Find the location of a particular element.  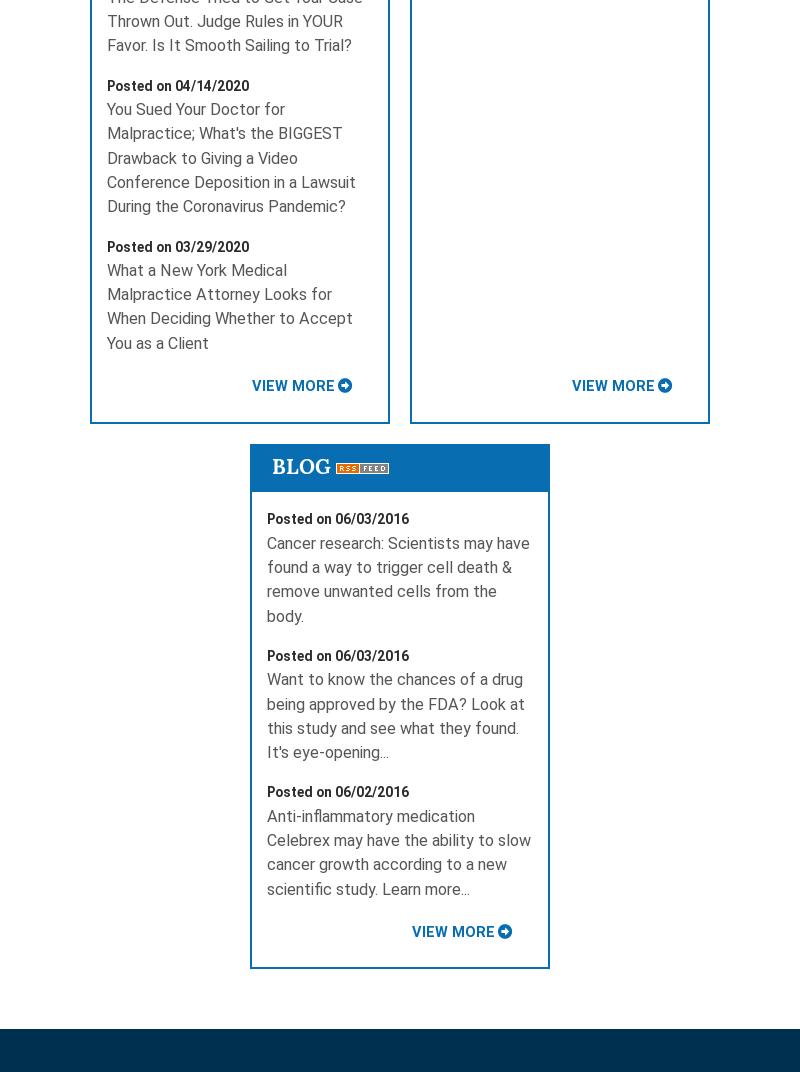

'Posted on 06/02/2016' is located at coordinates (337, 791).